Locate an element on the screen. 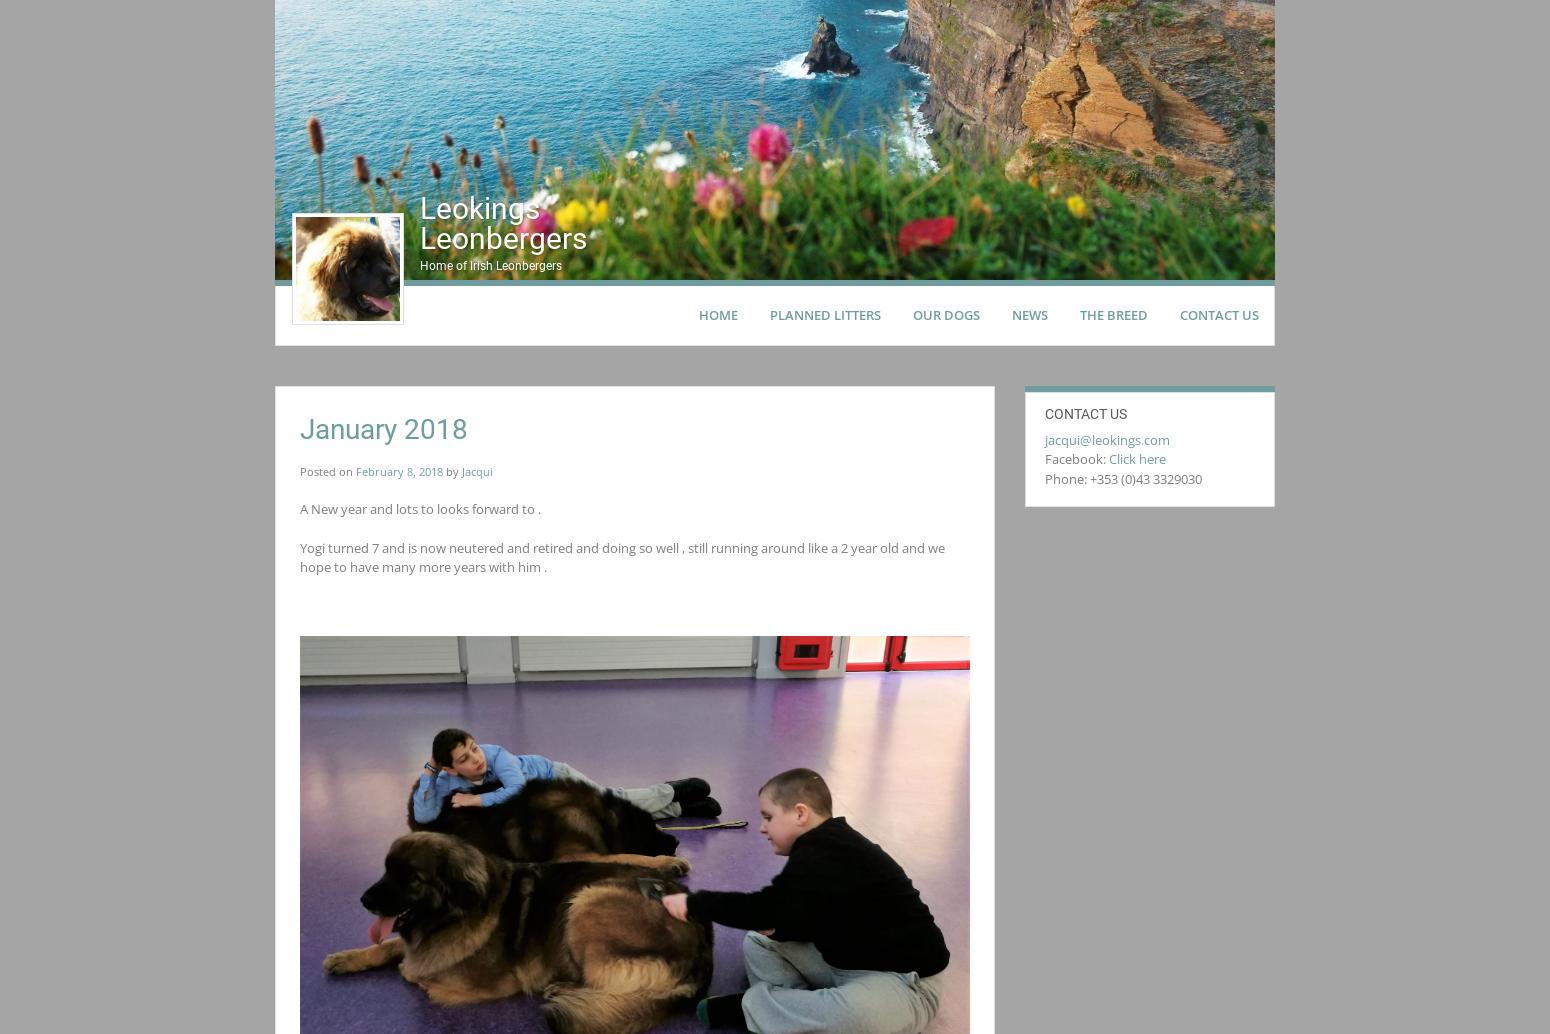 This screenshot has width=1550, height=1034. 'January 2018' is located at coordinates (299, 427).